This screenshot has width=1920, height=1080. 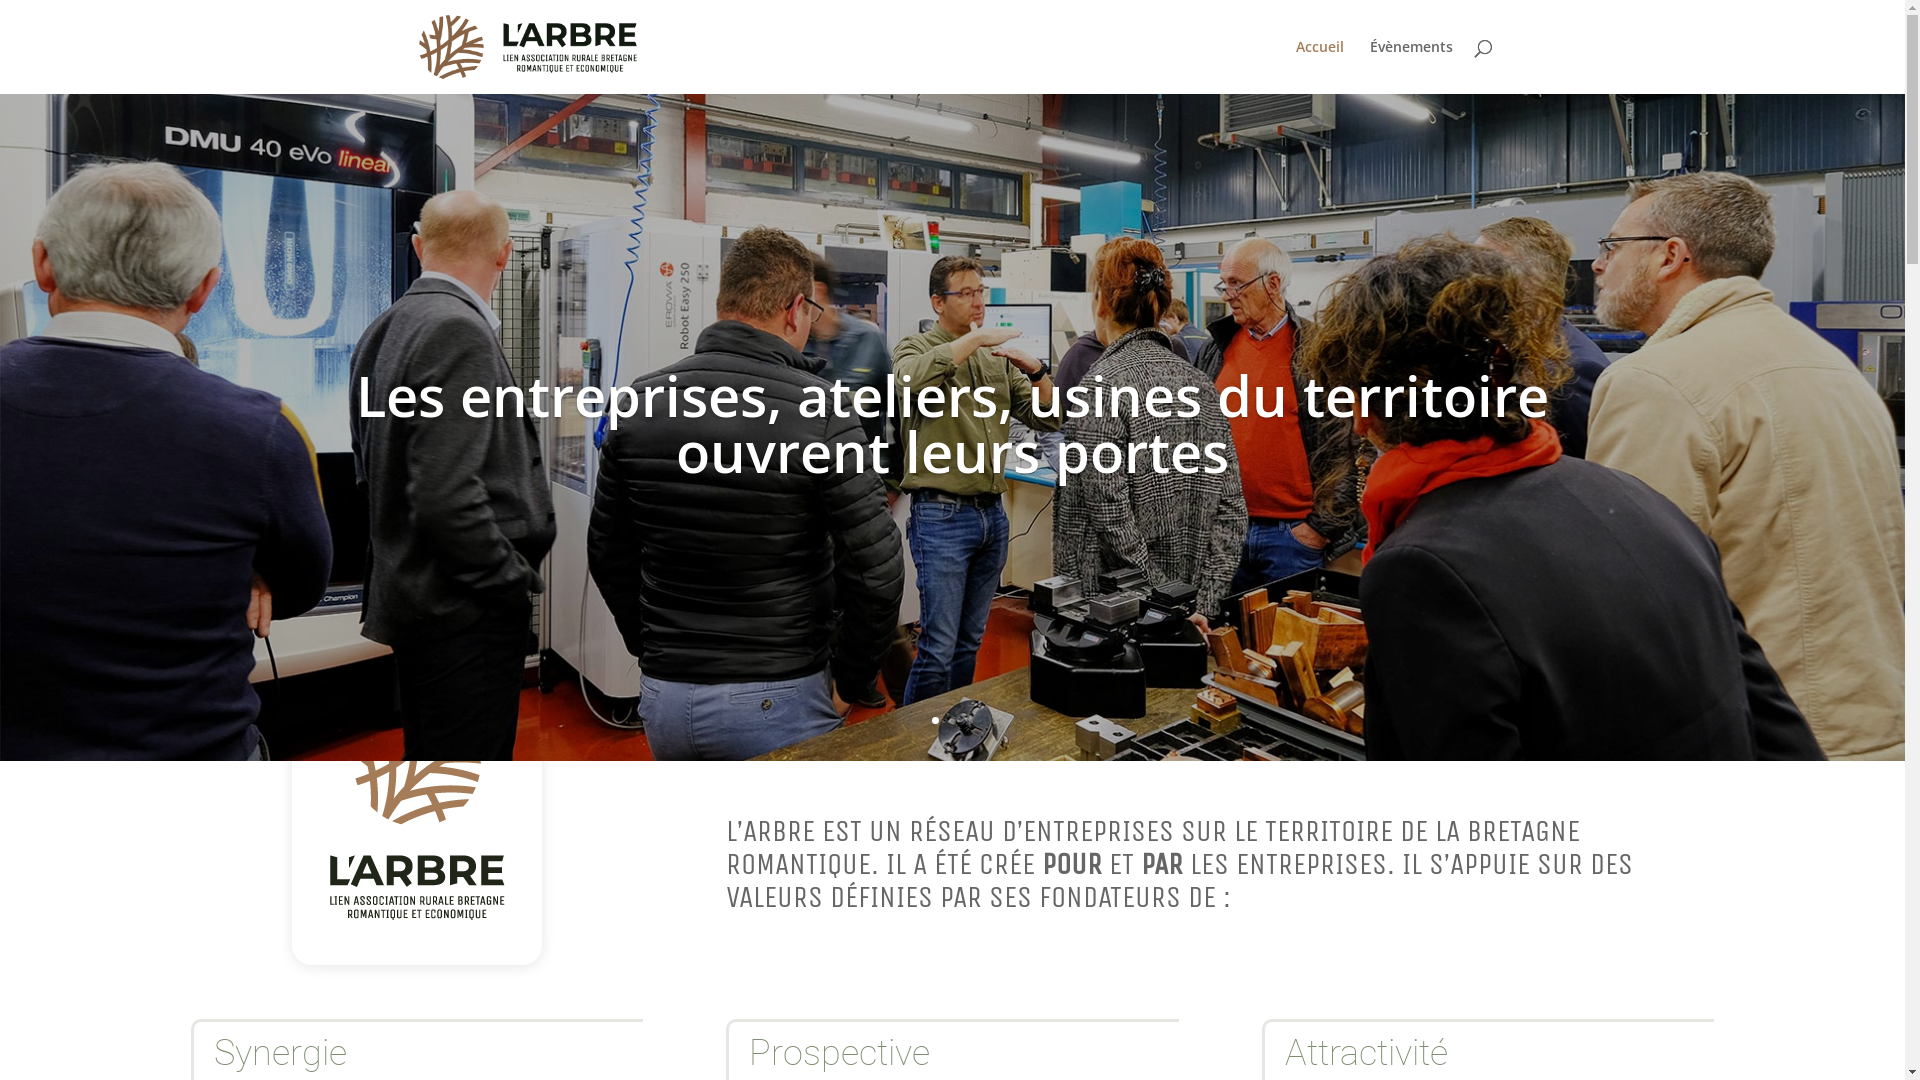 What do you see at coordinates (965, 720) in the screenshot?
I see `'3'` at bounding box center [965, 720].